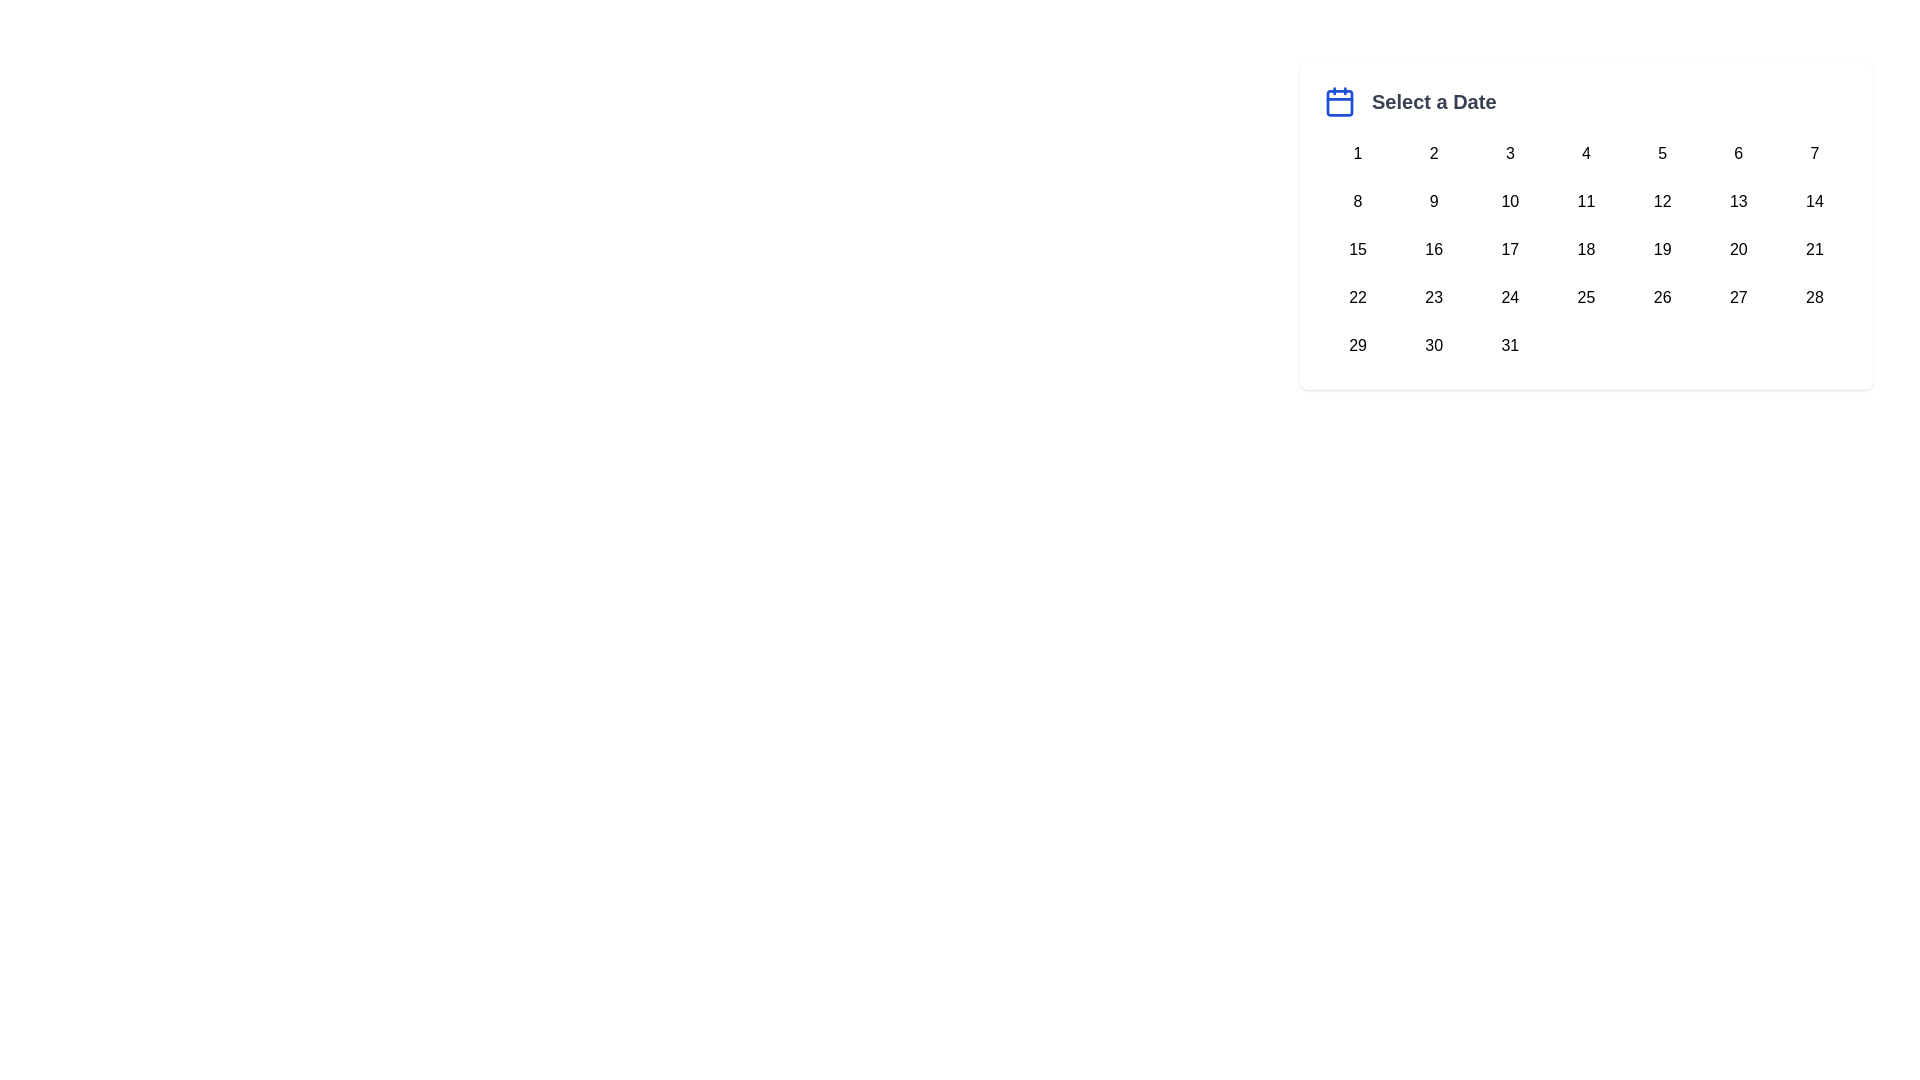 This screenshot has height=1080, width=1920. I want to click on the number '30' in the calendar date picker to change its background color, so click(1433, 345).